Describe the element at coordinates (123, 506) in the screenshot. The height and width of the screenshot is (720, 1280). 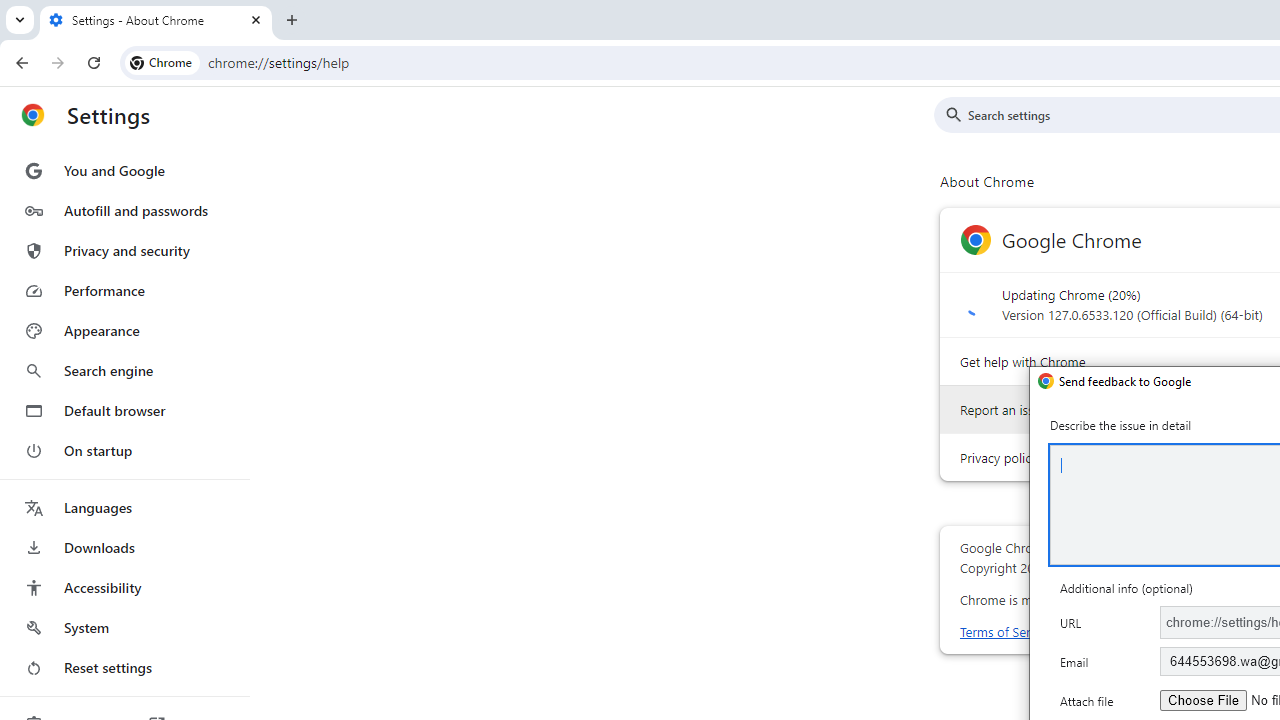
I see `'Languages'` at that location.